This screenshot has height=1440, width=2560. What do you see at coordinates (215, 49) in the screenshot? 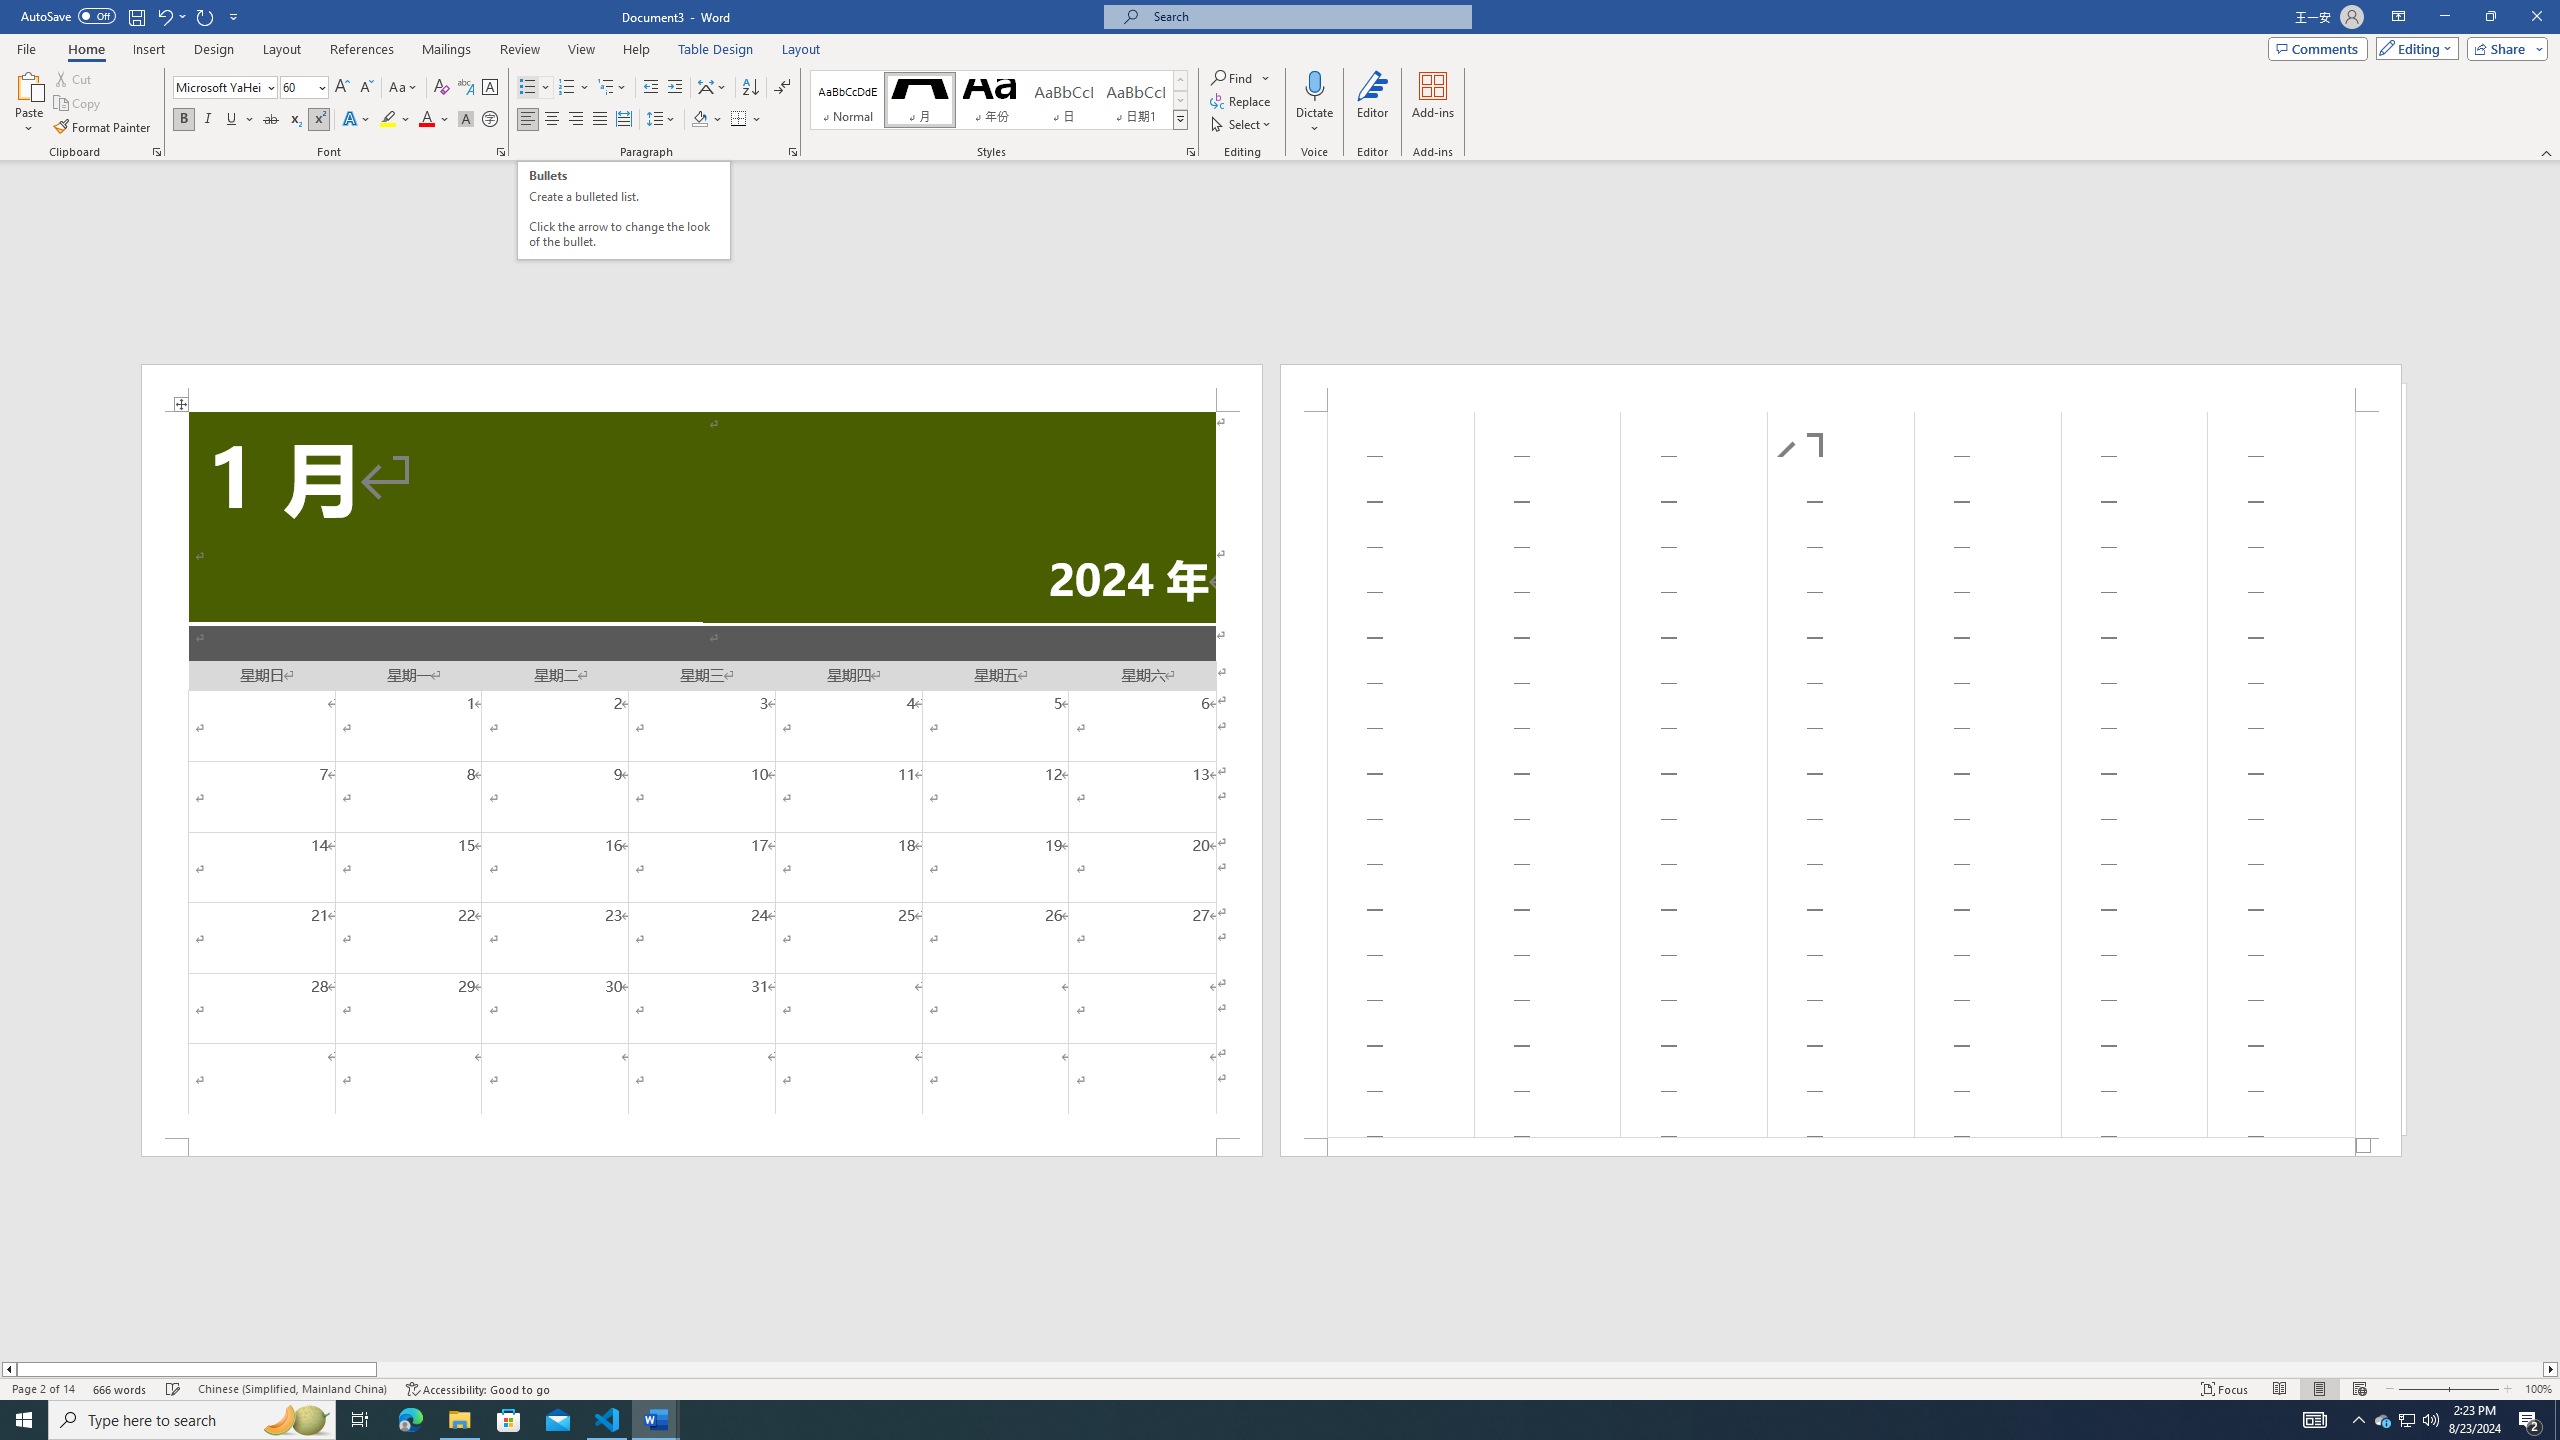
I see `'Design'` at bounding box center [215, 49].